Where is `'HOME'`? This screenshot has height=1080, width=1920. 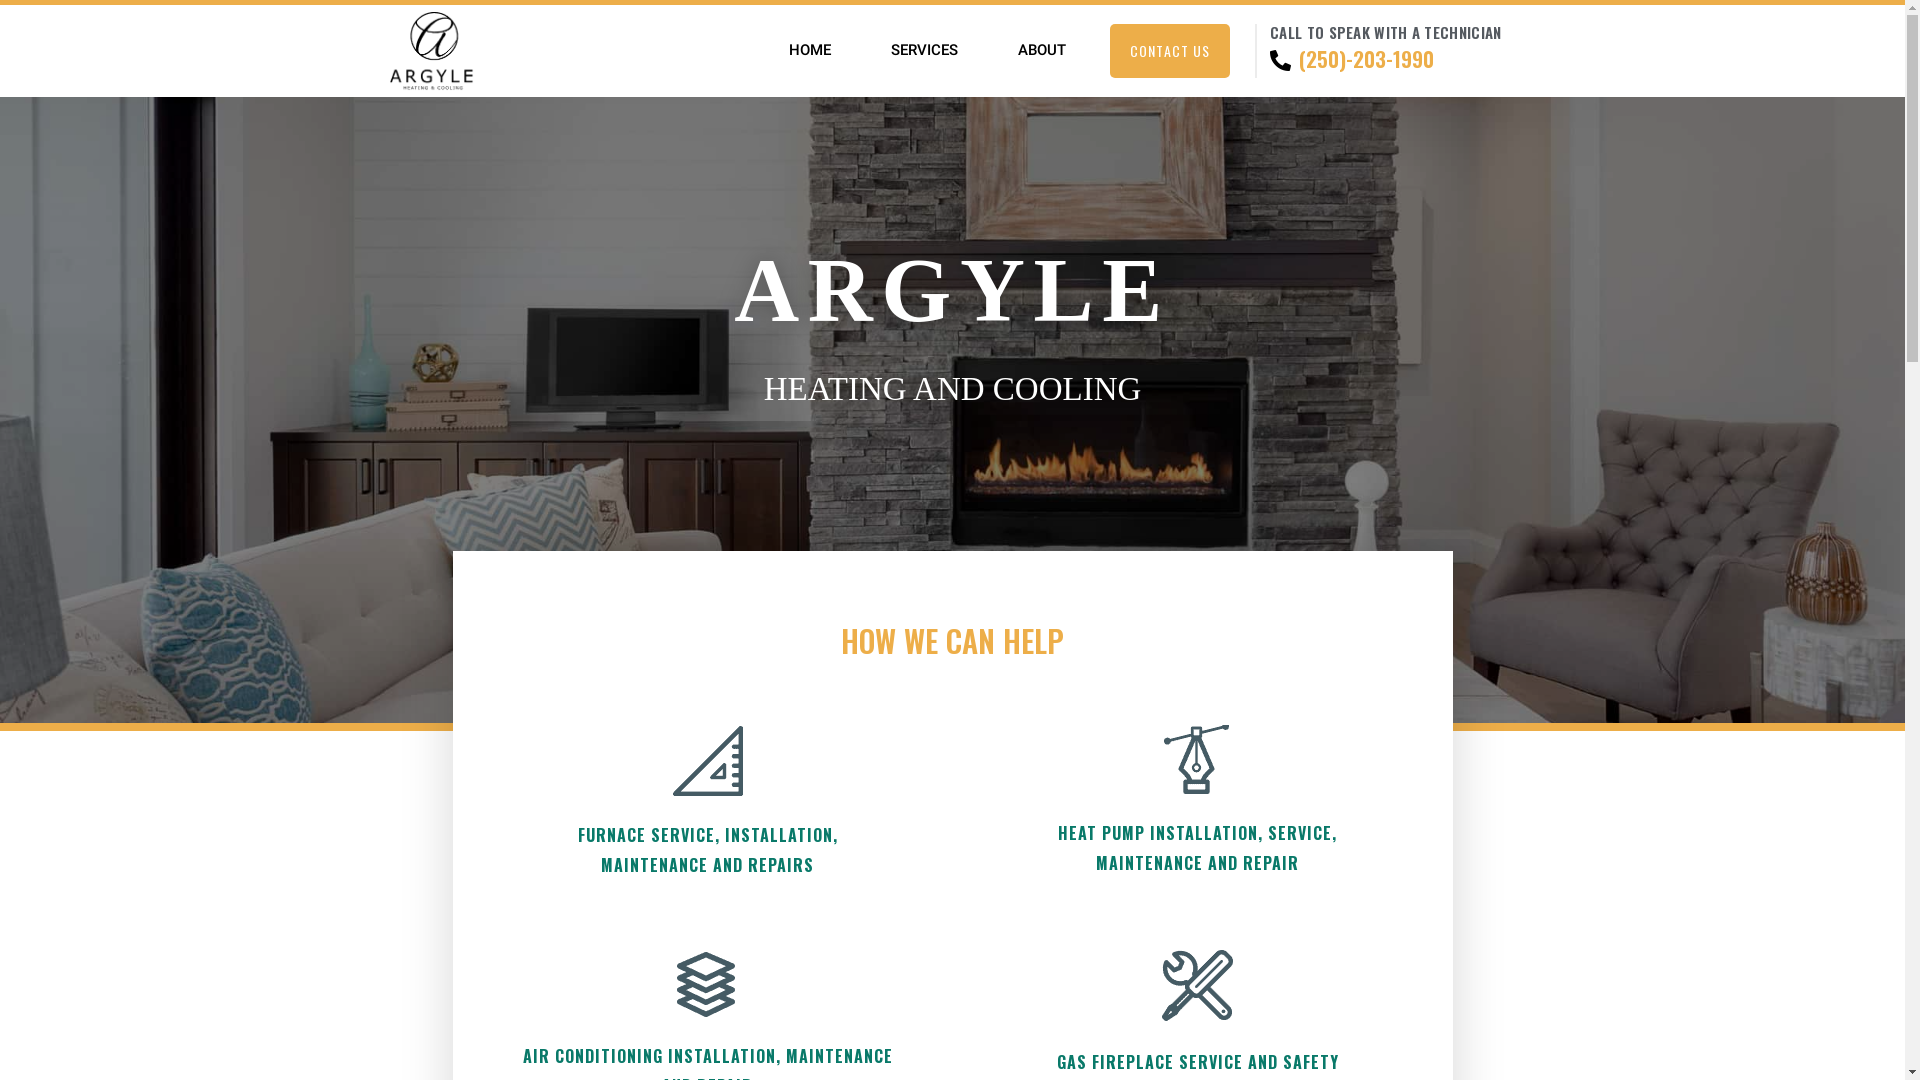
'HOME' is located at coordinates (810, 49).